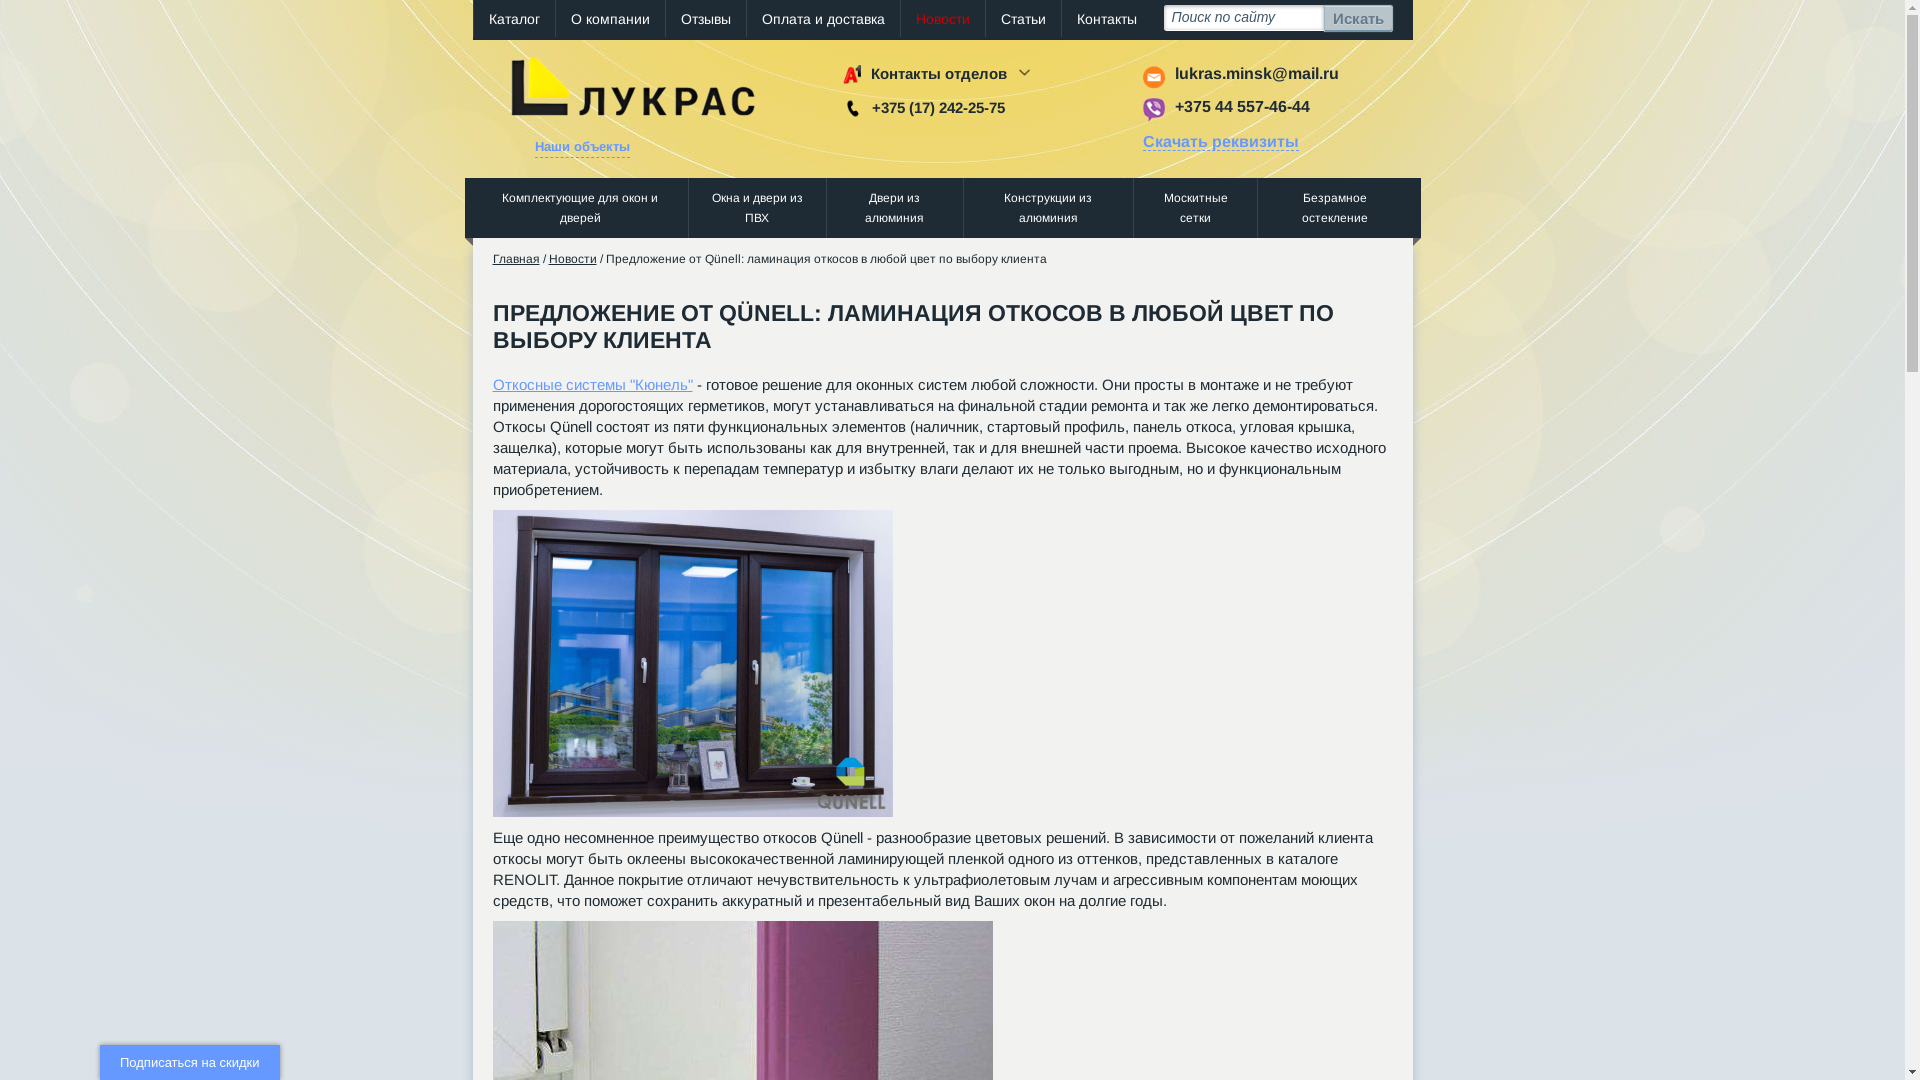 This screenshot has width=1920, height=1080. Describe the element at coordinates (1255, 72) in the screenshot. I see `'lukras.minsk@mail.ru'` at that location.